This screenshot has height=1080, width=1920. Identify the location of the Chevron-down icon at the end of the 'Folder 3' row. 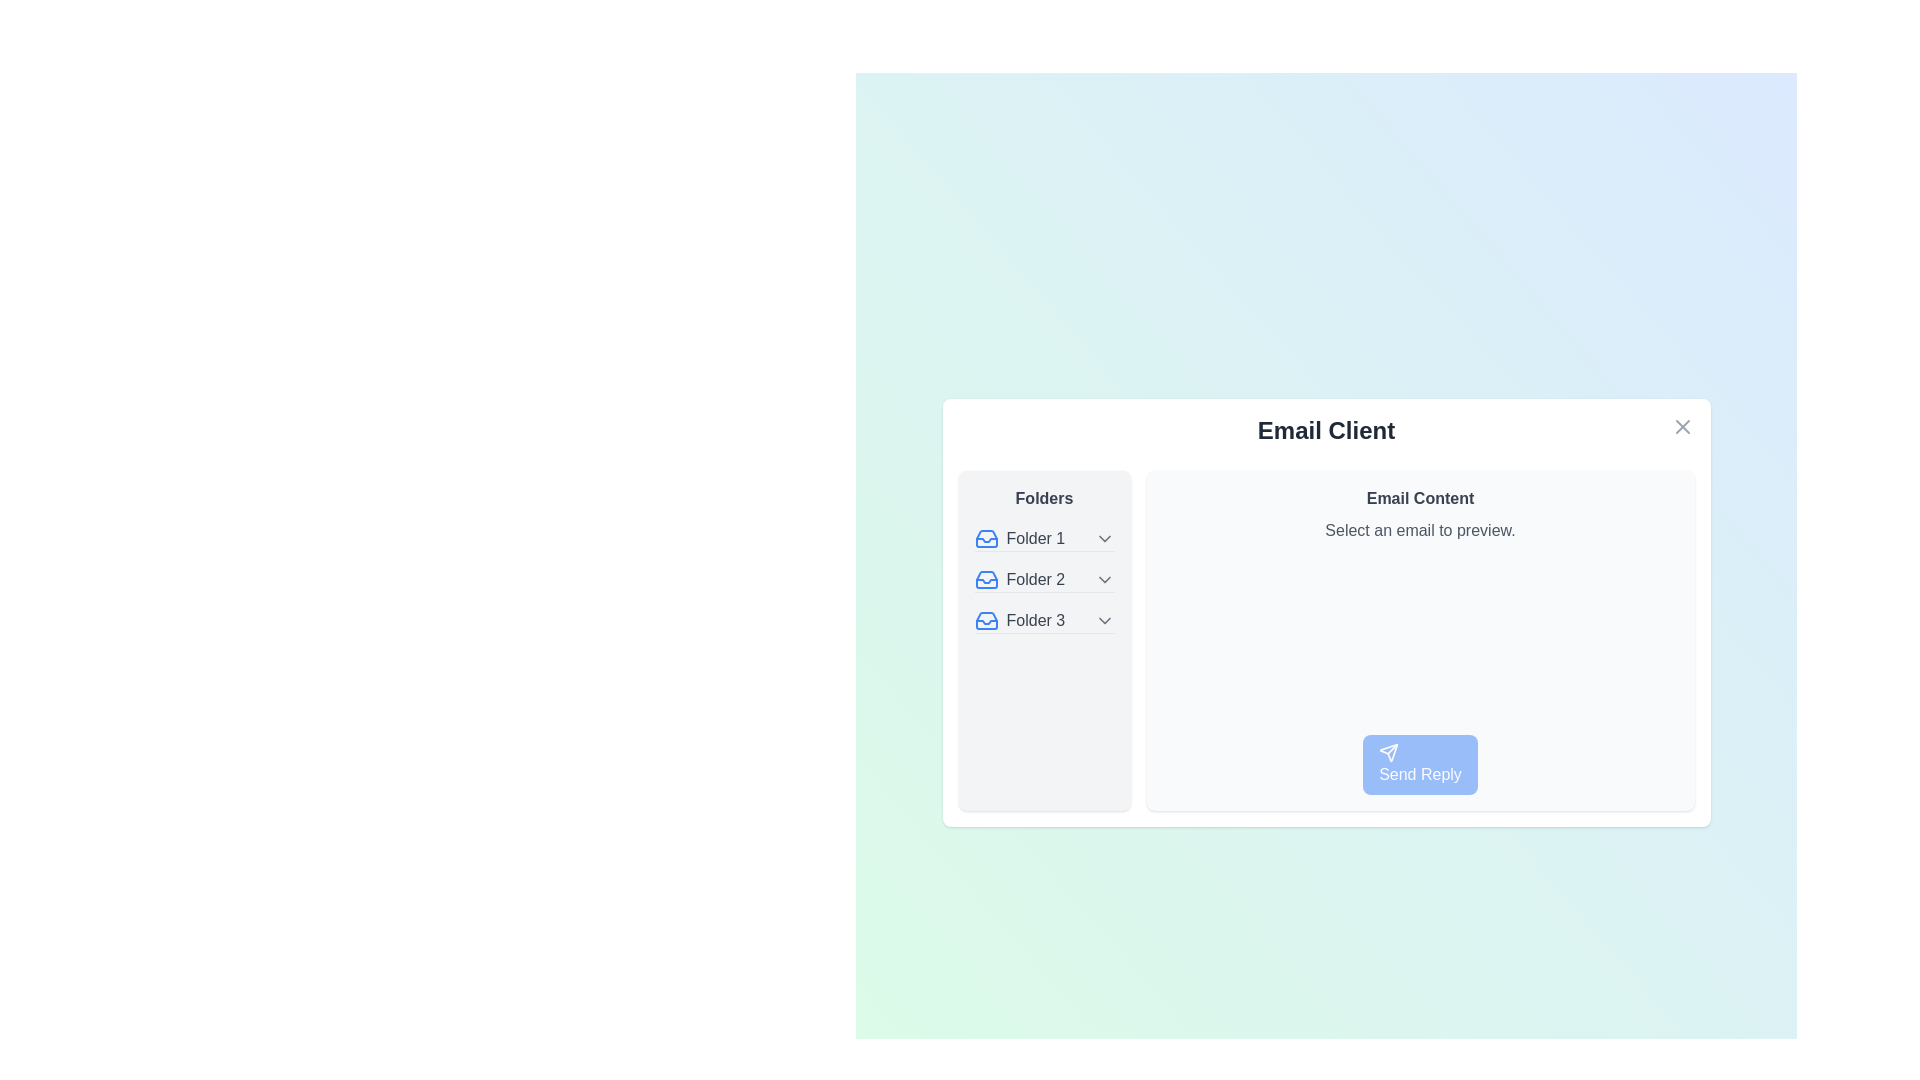
(1103, 620).